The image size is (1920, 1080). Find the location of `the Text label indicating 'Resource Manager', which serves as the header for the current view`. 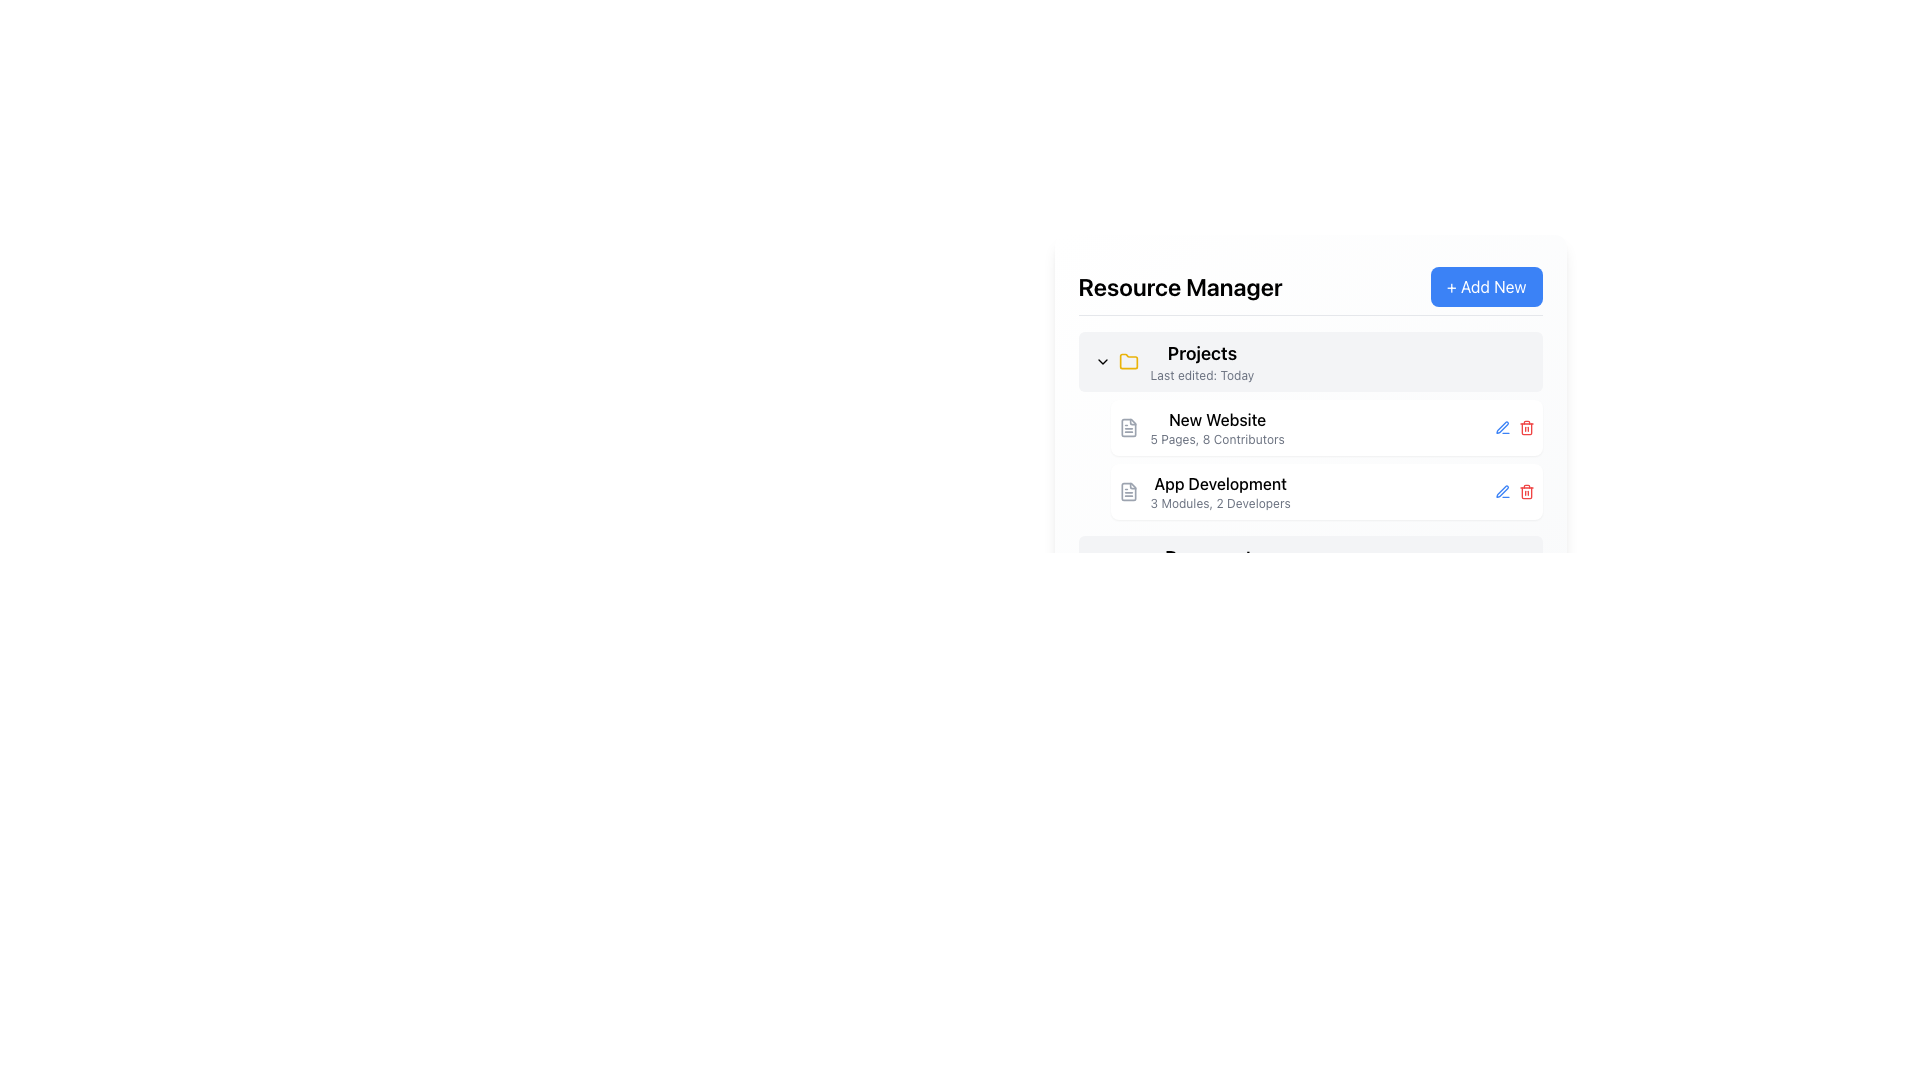

the Text label indicating 'Resource Manager', which serves as the header for the current view is located at coordinates (1180, 286).